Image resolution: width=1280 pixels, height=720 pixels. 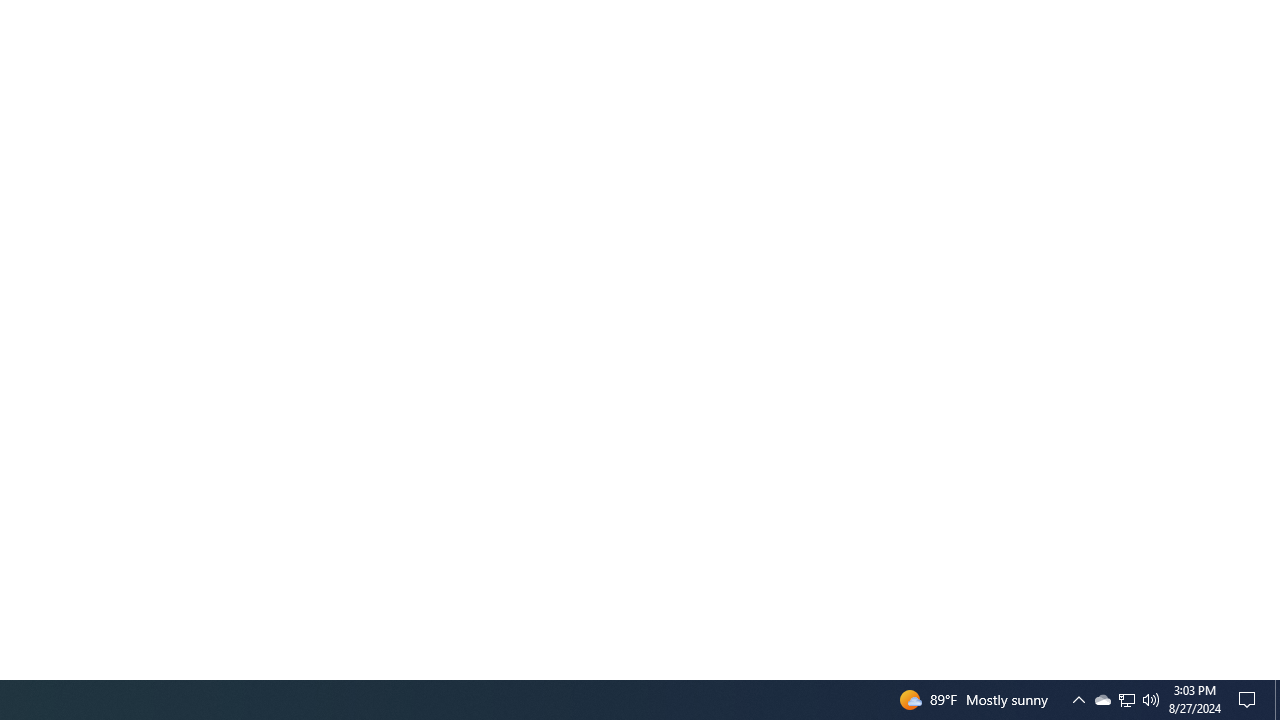 What do you see at coordinates (1276, 698) in the screenshot?
I see `'Show desktop'` at bounding box center [1276, 698].